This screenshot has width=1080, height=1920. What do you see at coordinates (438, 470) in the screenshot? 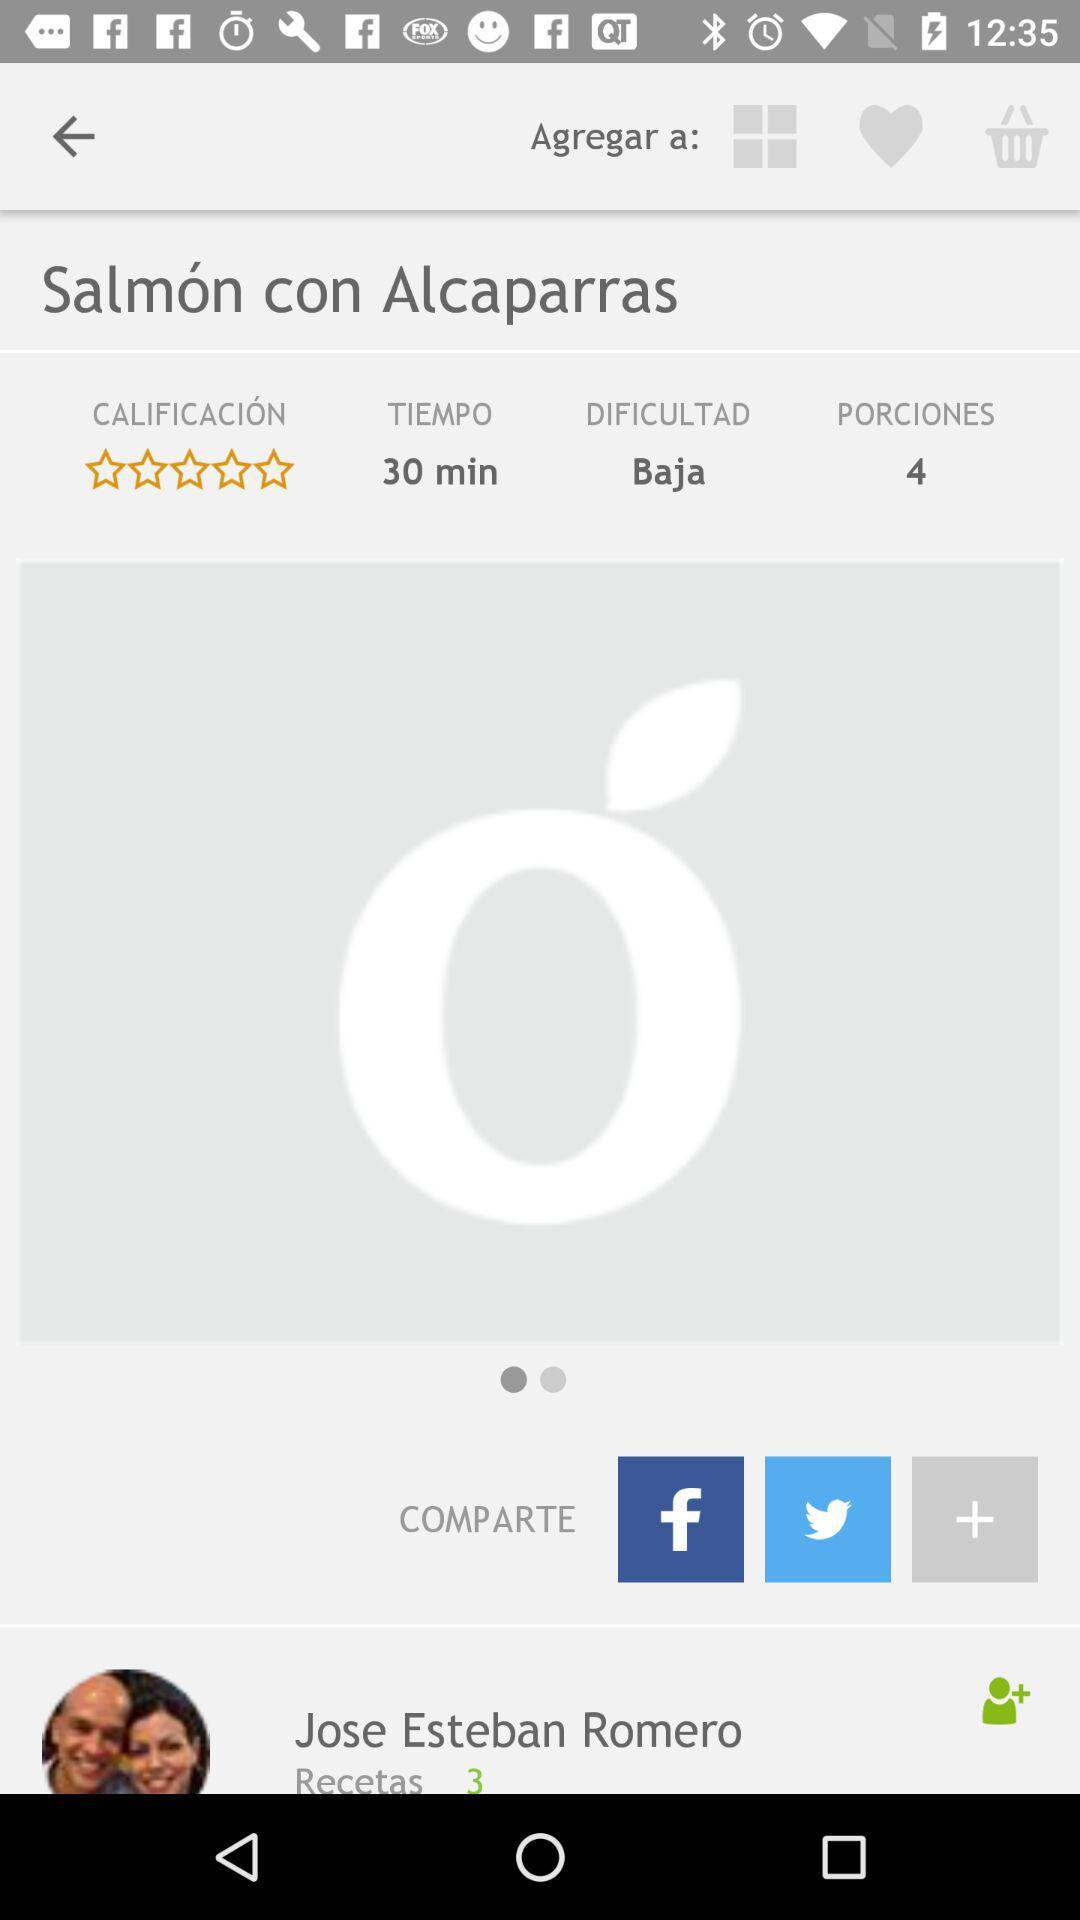
I see `30 min item` at bounding box center [438, 470].